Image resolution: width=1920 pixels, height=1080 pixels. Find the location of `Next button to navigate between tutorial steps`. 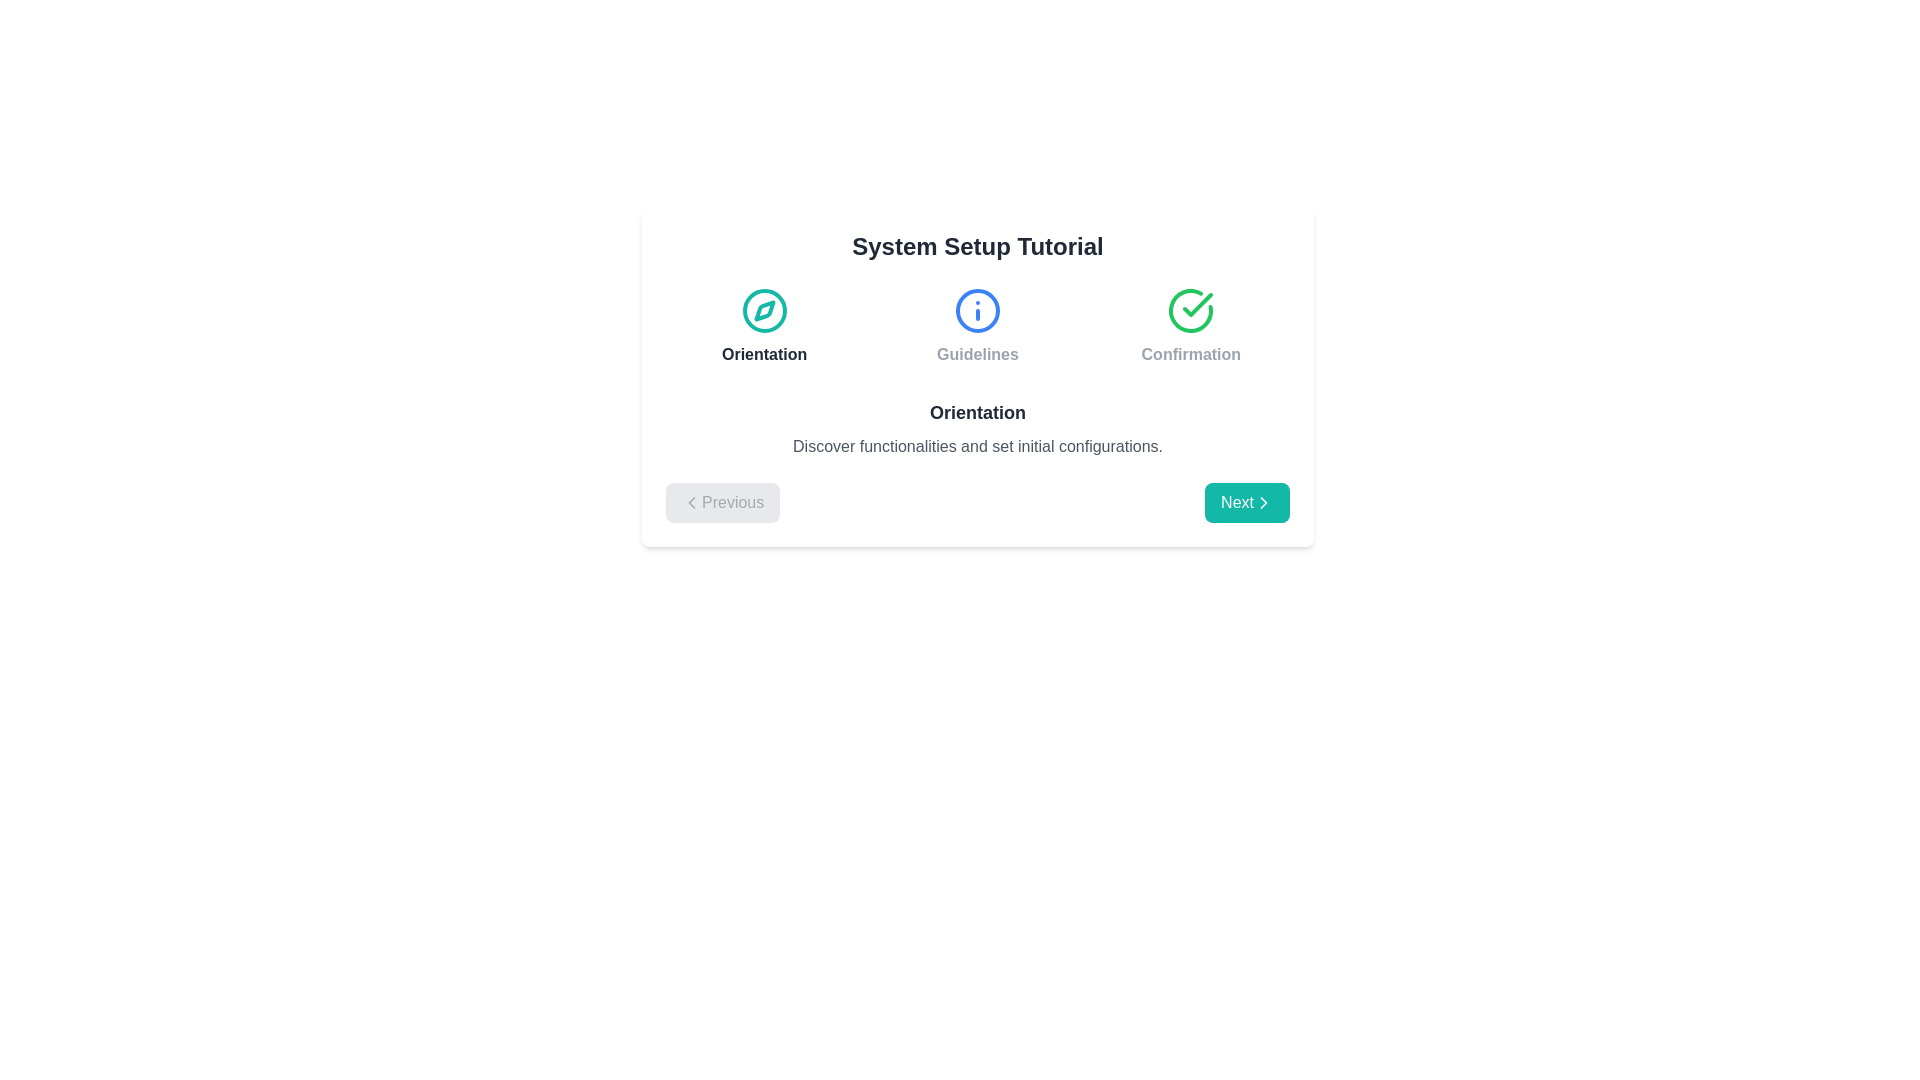

Next button to navigate between tutorial steps is located at coordinates (1246, 501).